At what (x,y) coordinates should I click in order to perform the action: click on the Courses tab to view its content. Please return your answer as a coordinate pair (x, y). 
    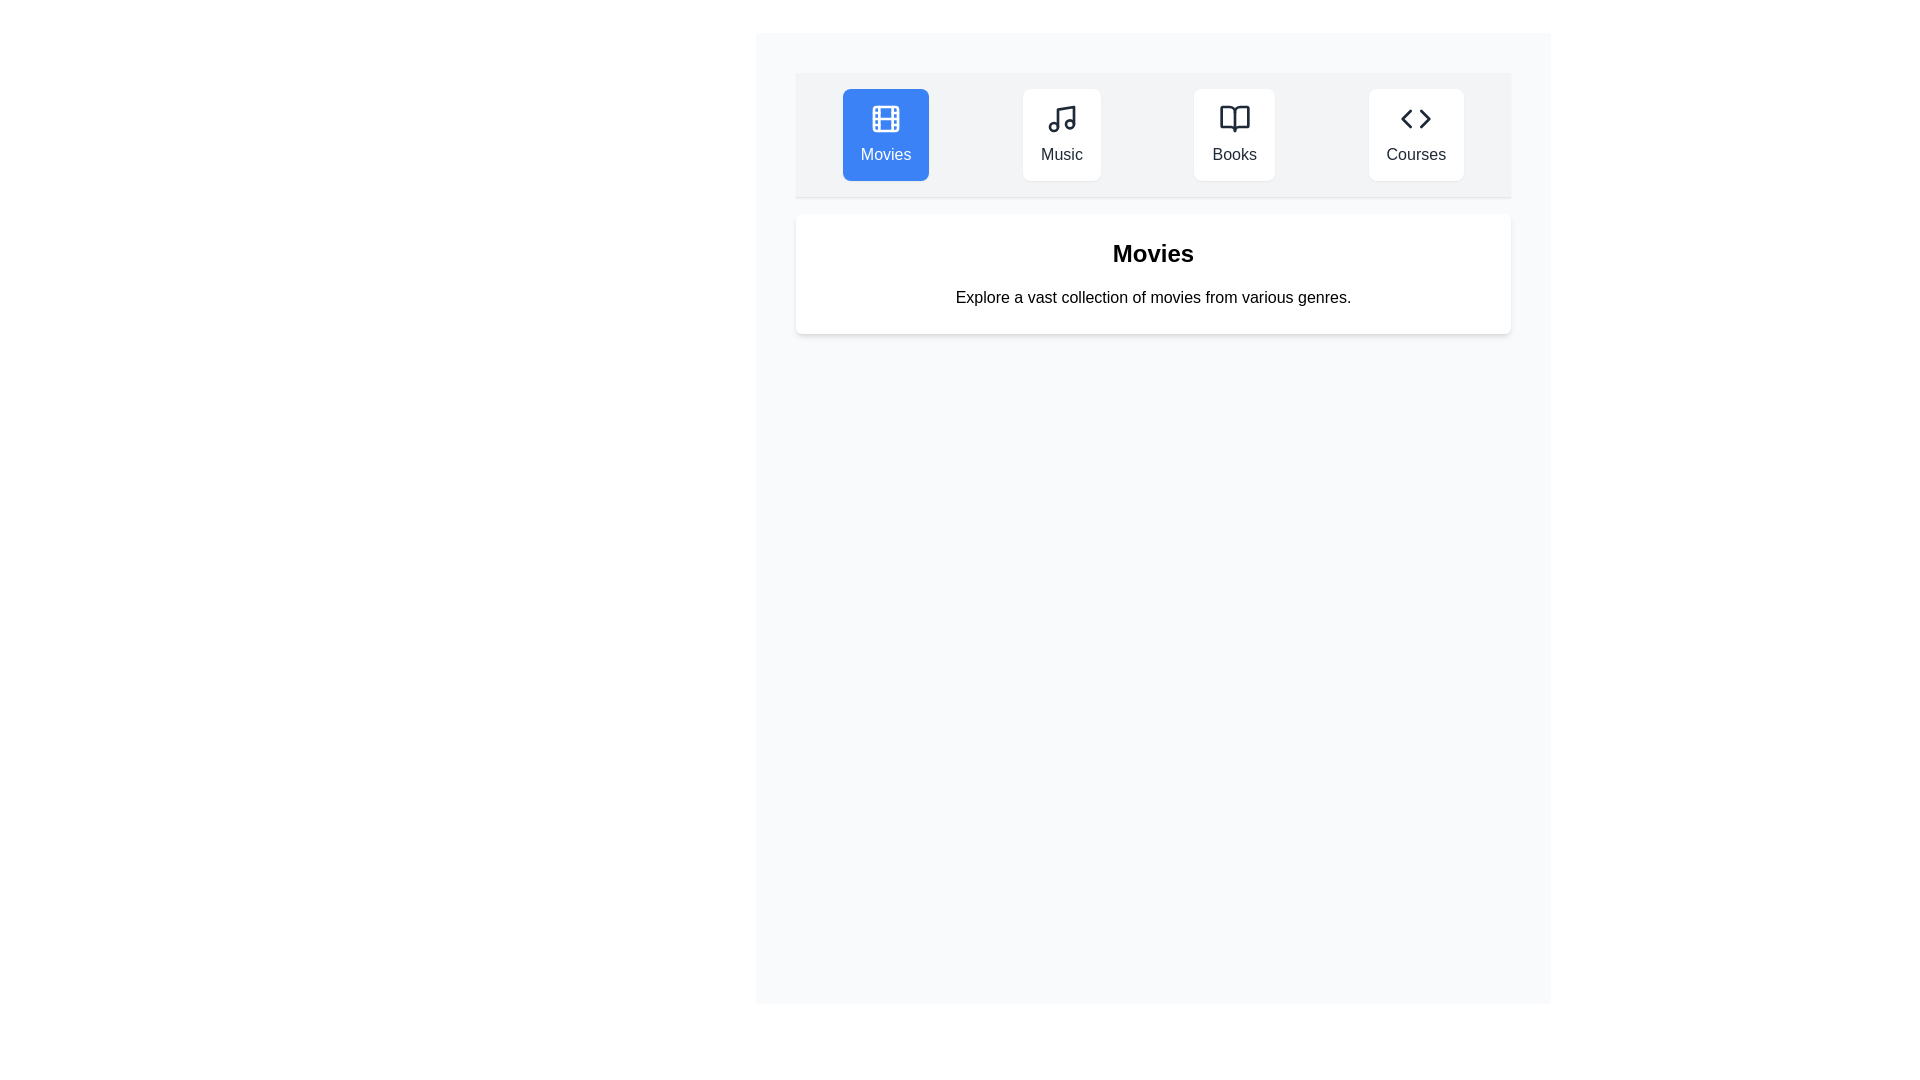
    Looking at the image, I should click on (1415, 135).